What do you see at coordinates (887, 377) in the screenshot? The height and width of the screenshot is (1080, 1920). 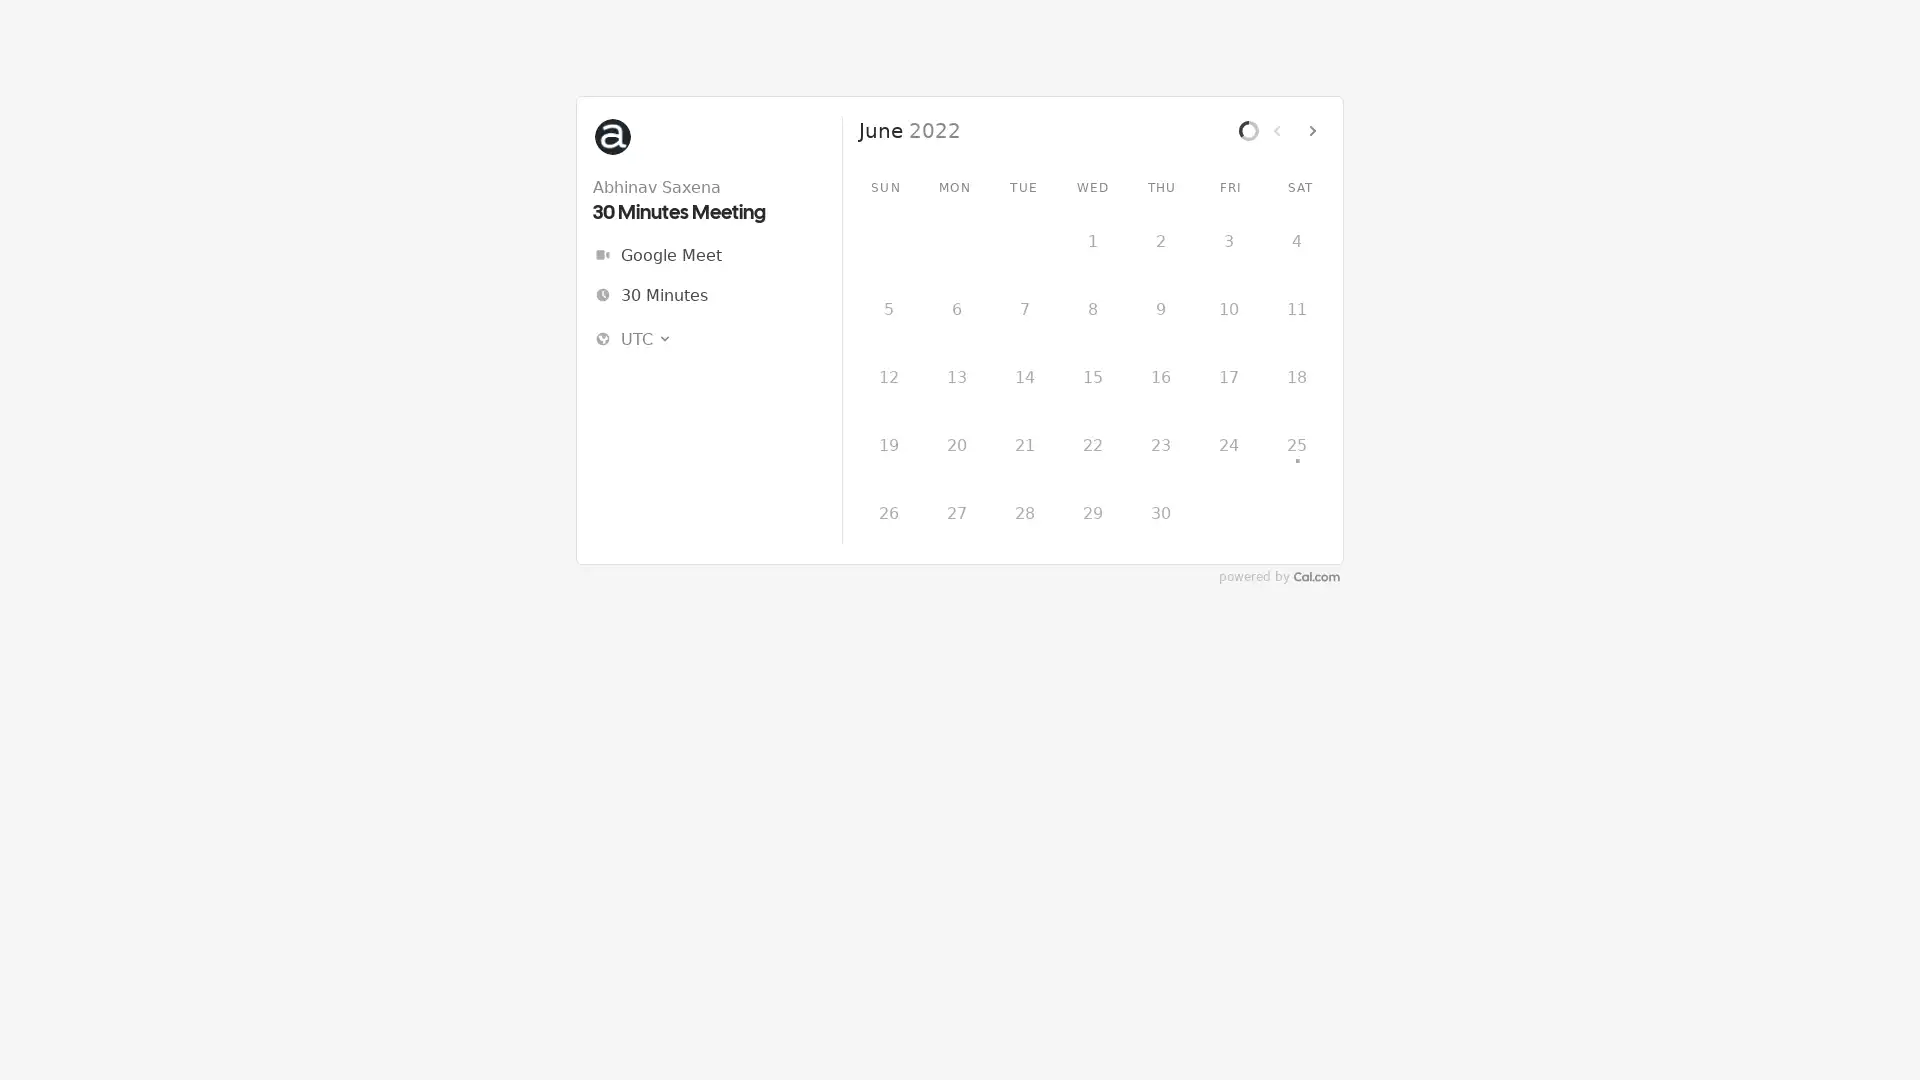 I see `12` at bounding box center [887, 377].